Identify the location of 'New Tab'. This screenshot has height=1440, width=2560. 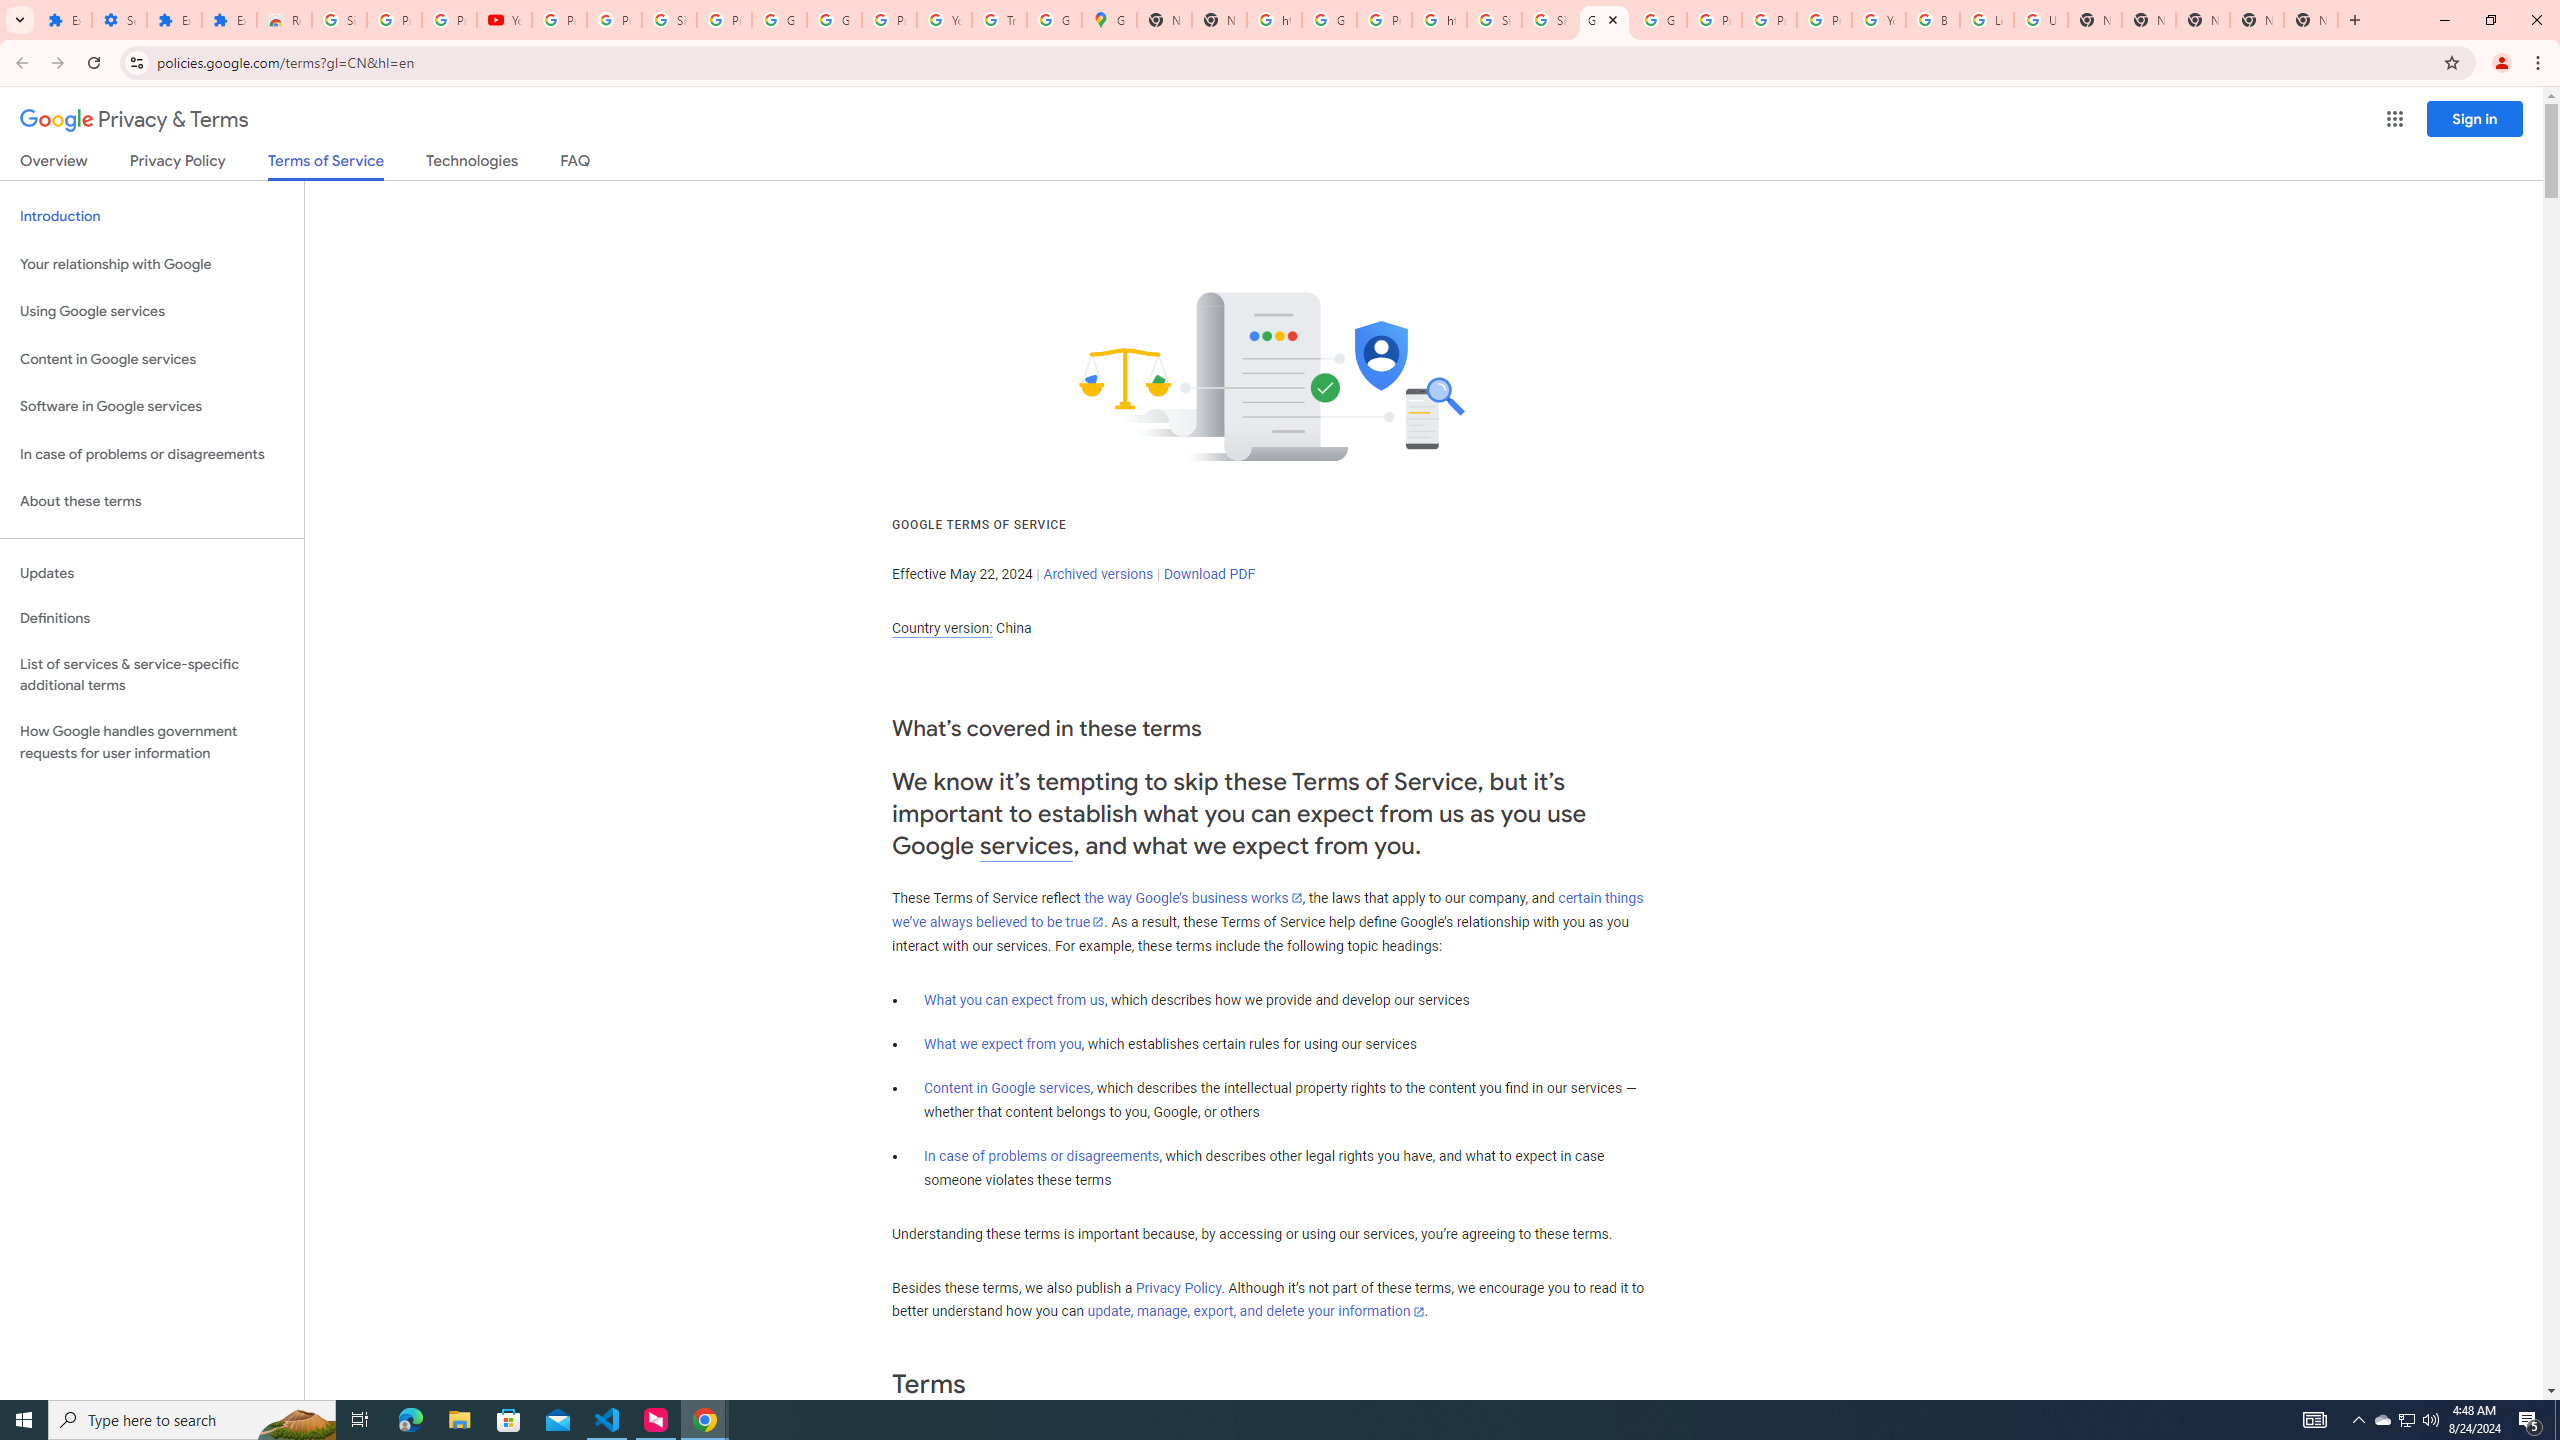
(2201, 19).